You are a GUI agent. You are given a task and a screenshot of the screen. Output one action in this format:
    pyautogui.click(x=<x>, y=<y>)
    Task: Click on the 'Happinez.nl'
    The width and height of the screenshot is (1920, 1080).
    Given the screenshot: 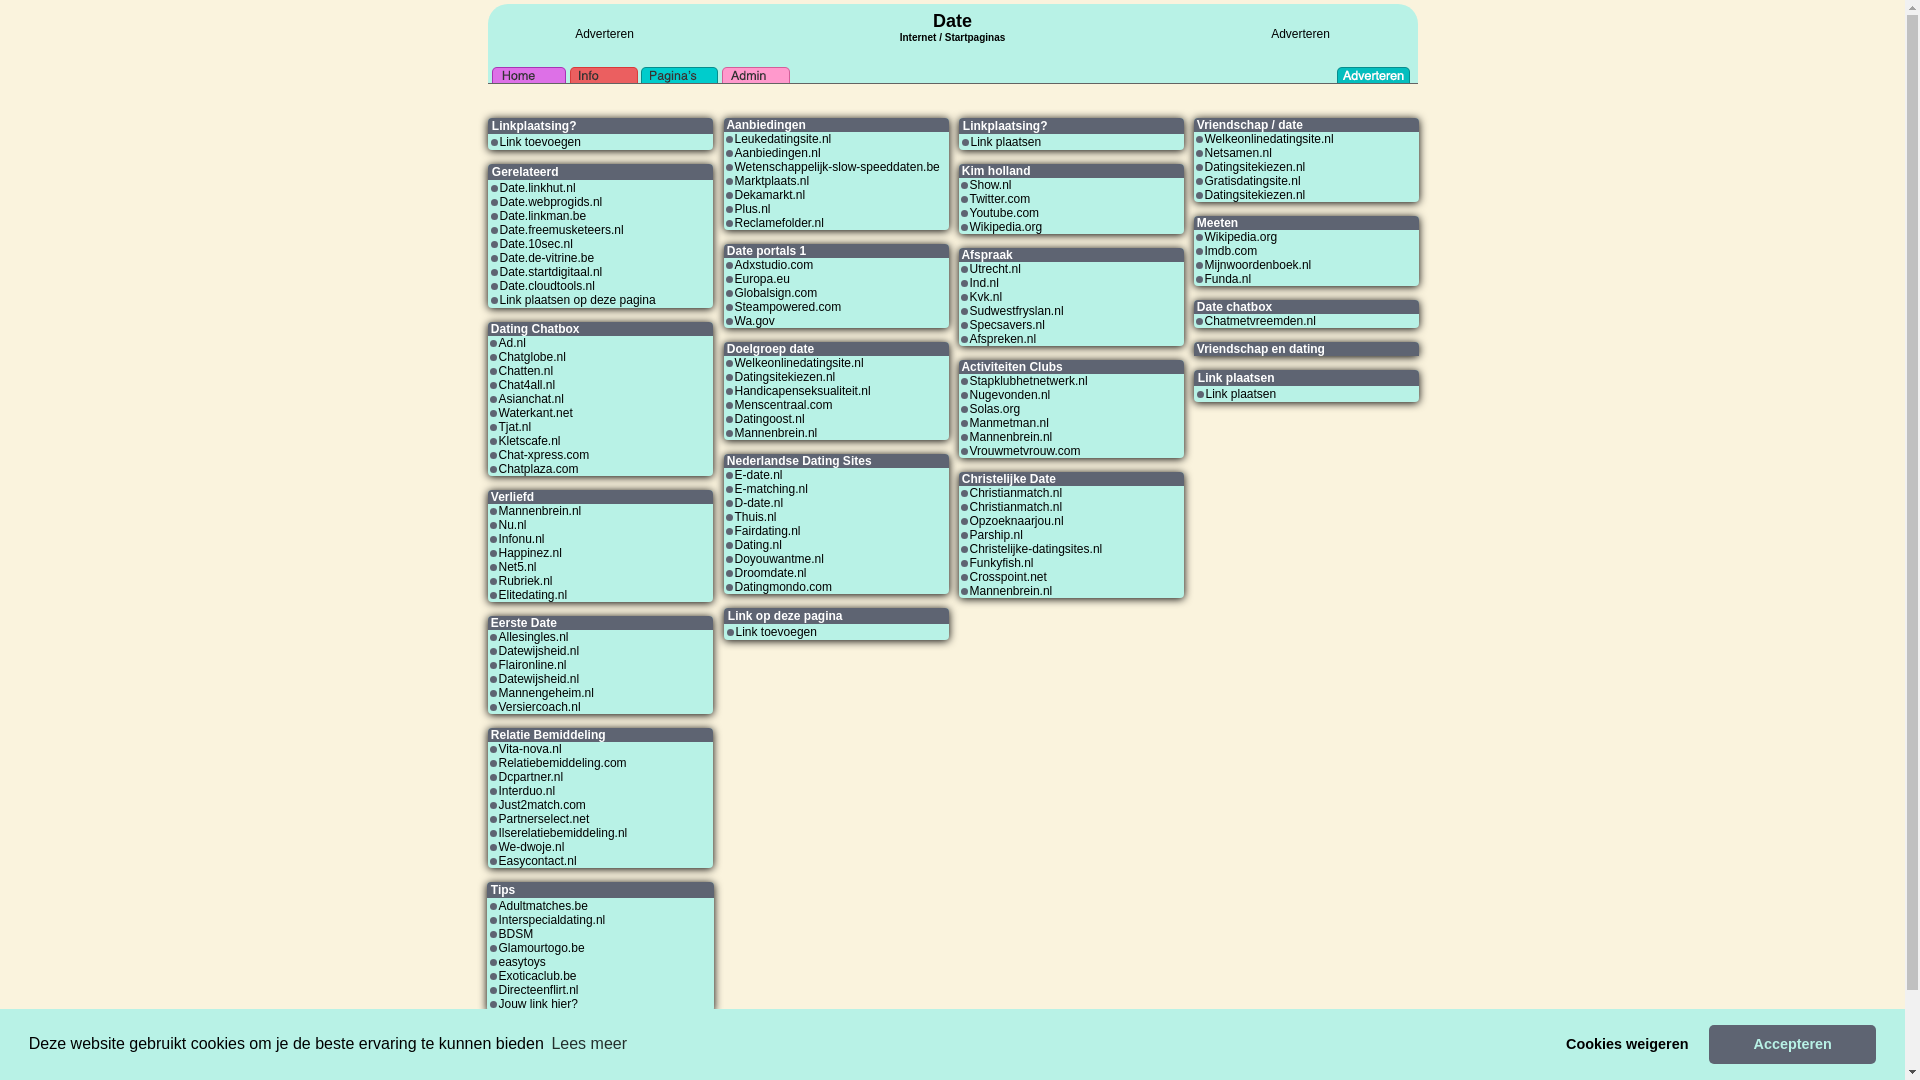 What is the action you would take?
    pyautogui.click(x=529, y=552)
    